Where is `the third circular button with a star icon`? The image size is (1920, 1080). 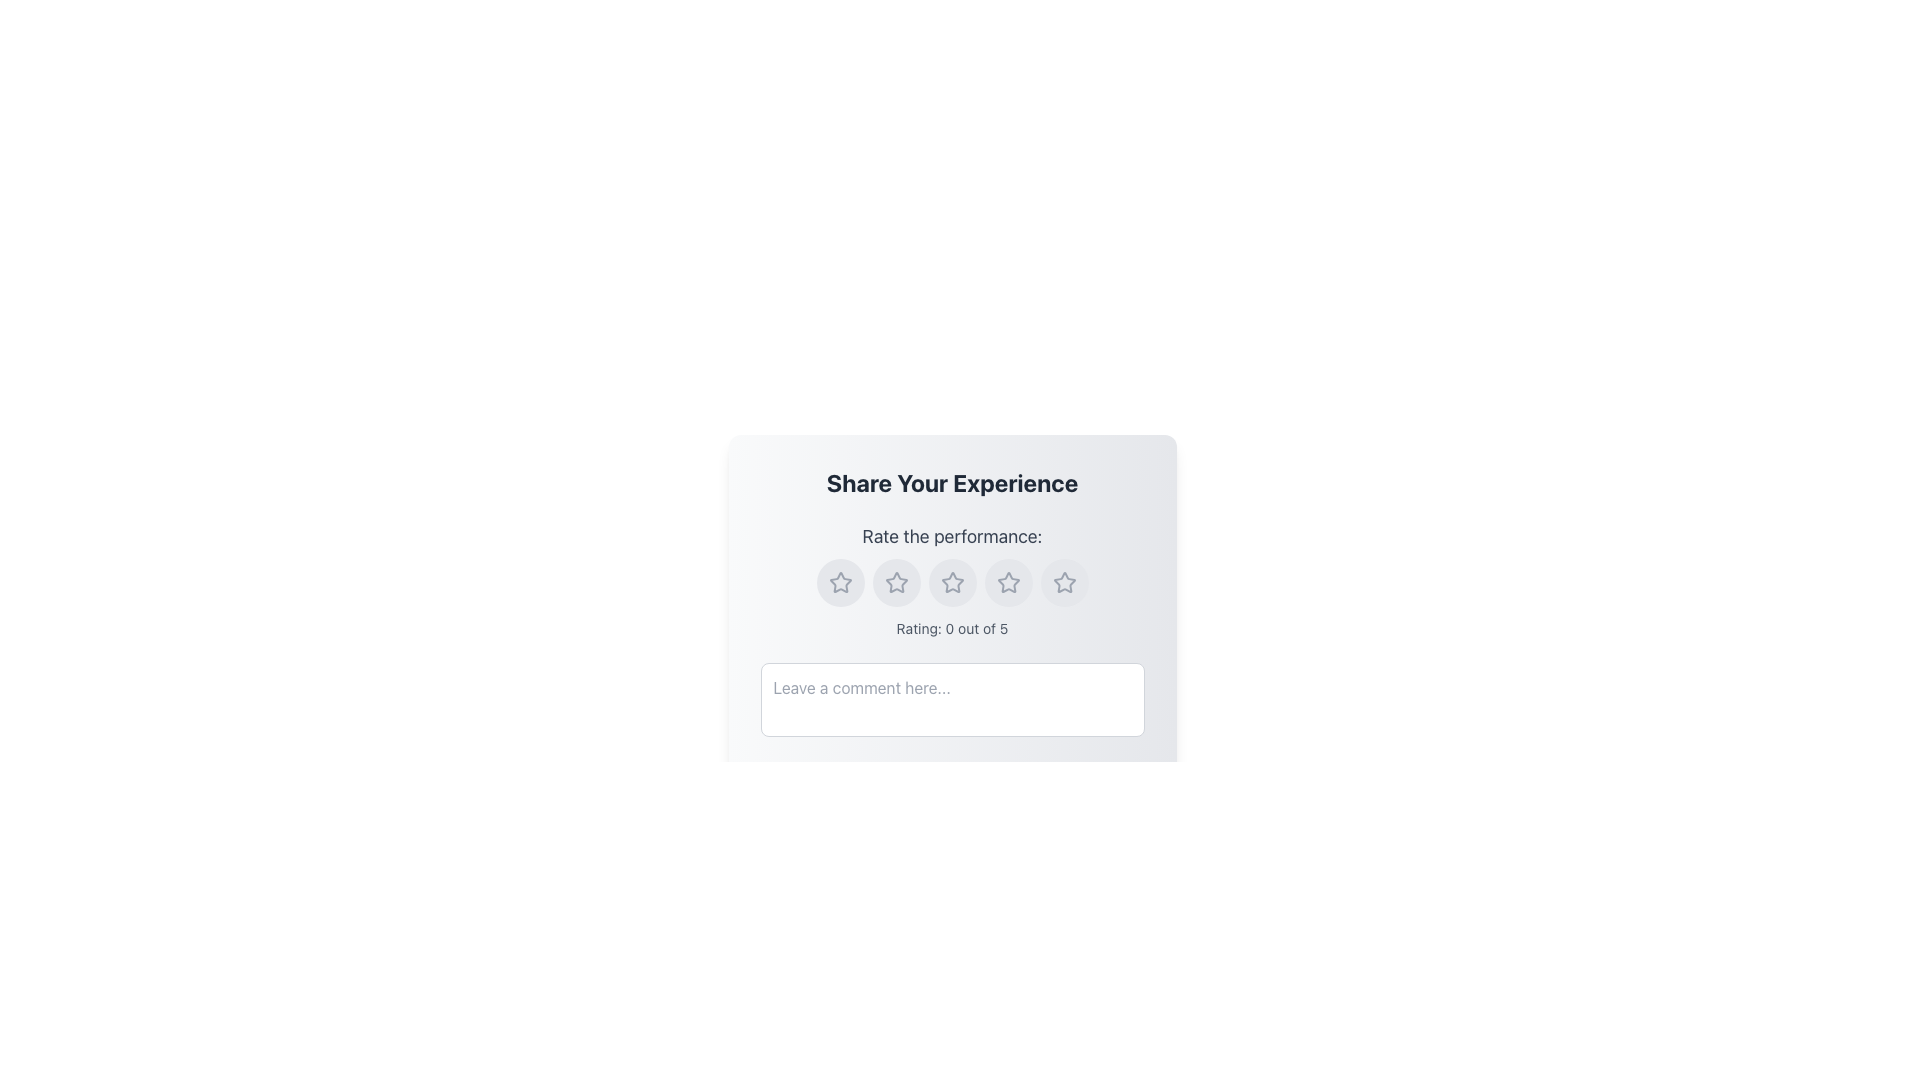
the third circular button with a star icon is located at coordinates (951, 582).